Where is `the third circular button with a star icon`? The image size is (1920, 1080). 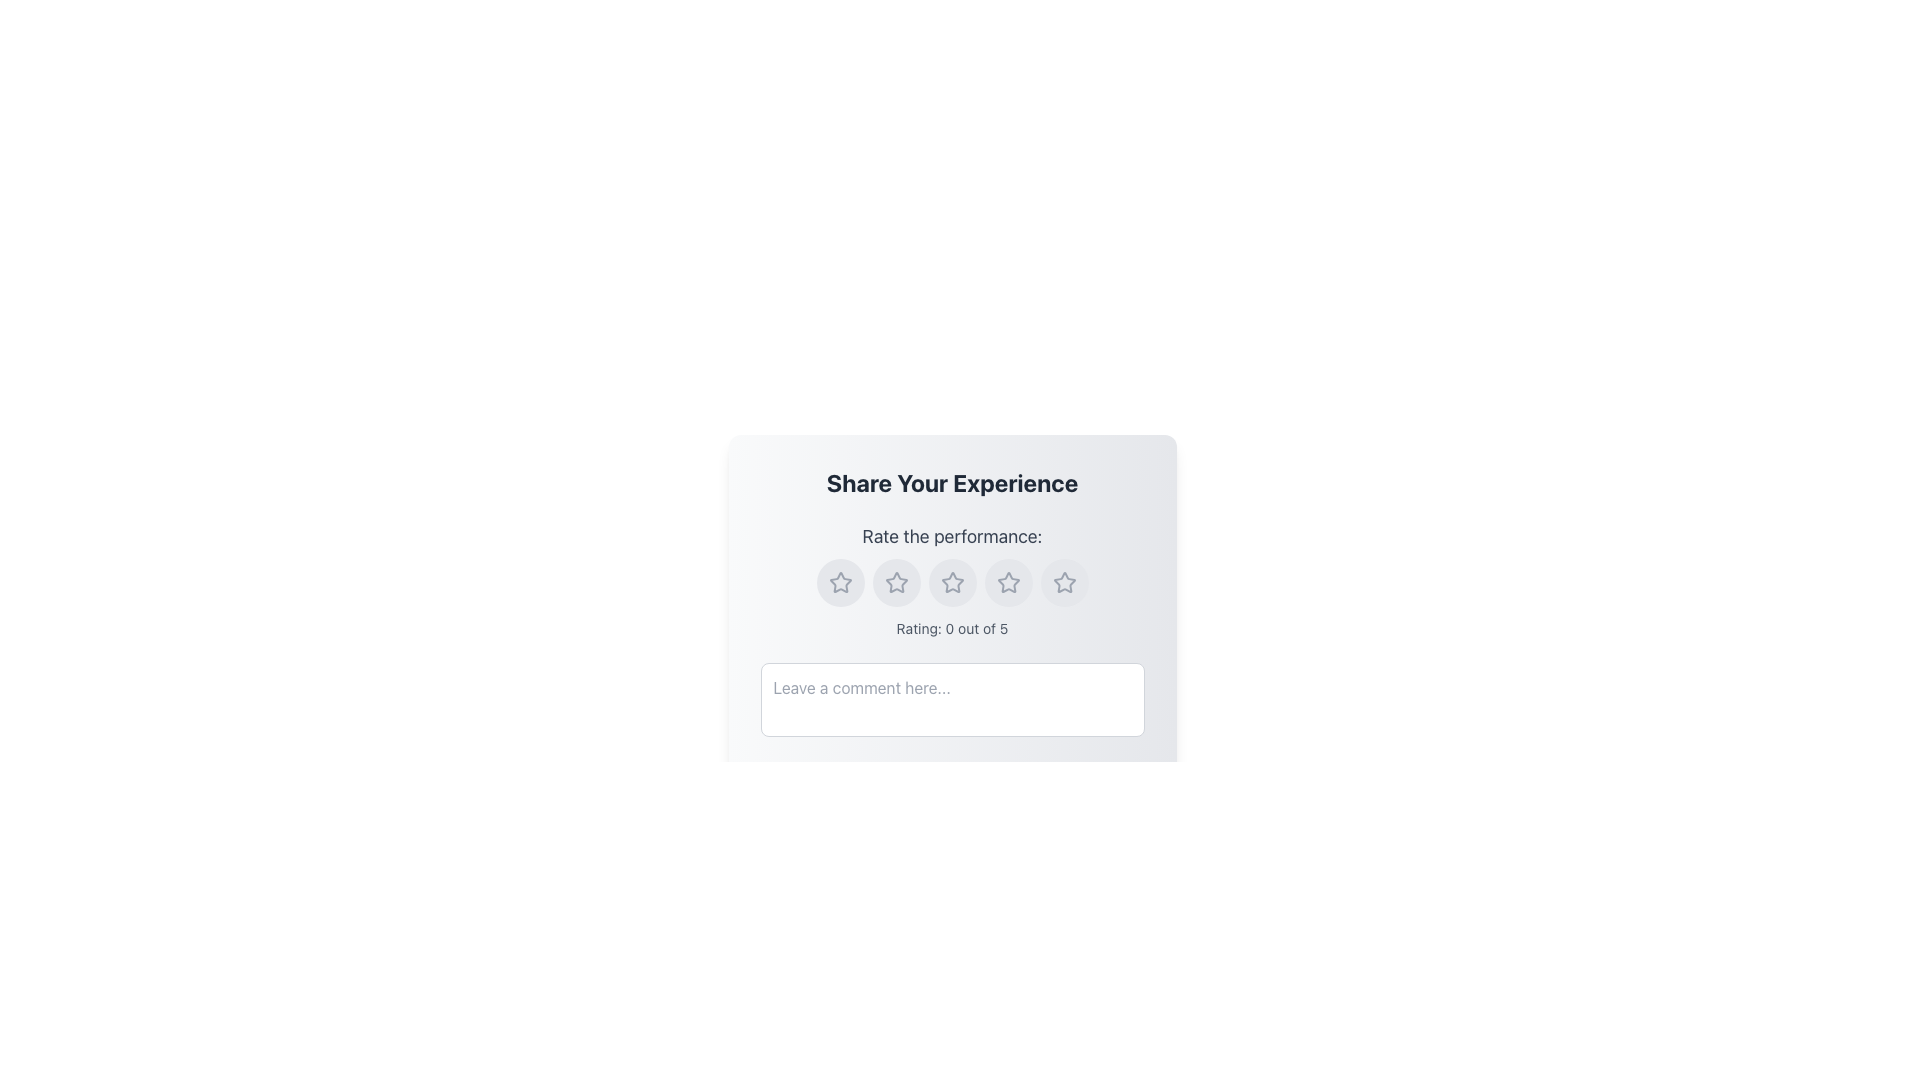
the third circular button with a star icon is located at coordinates (951, 582).